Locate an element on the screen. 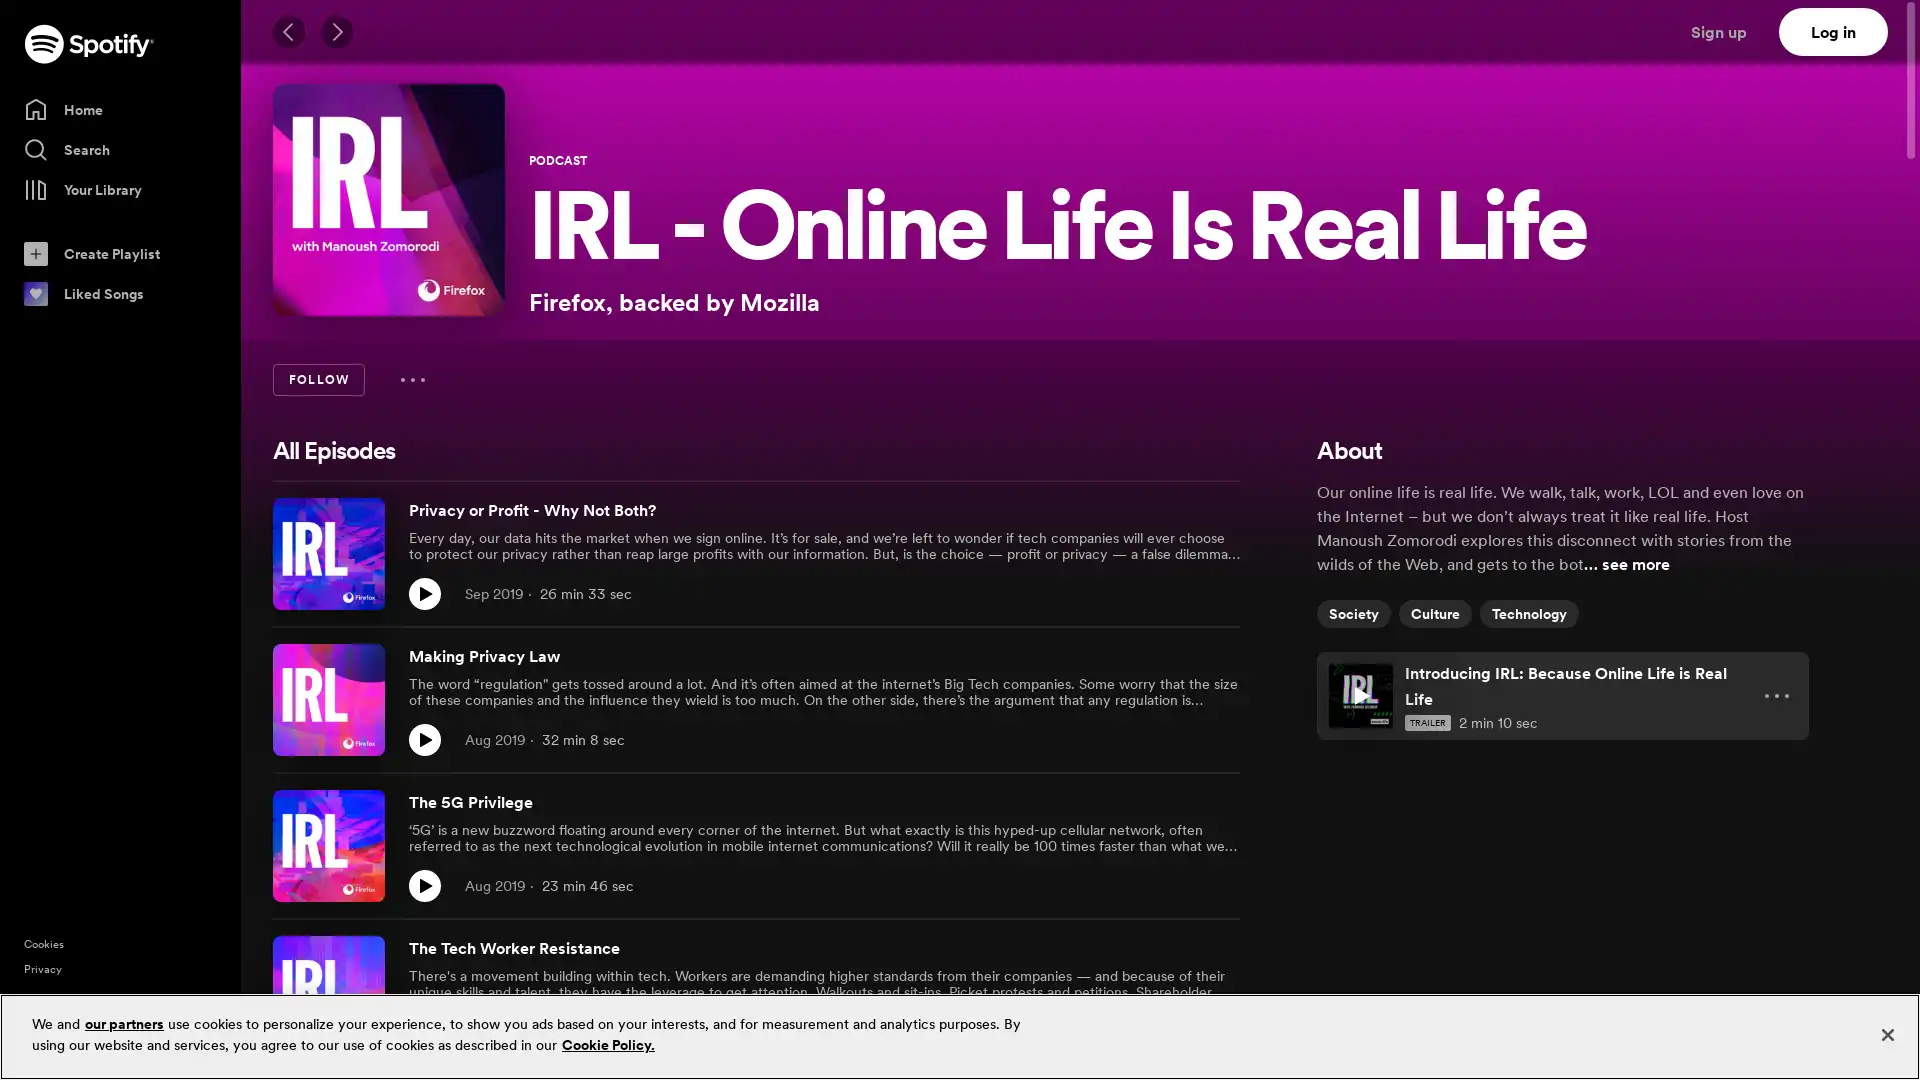 This screenshot has width=1920, height=1080. Share is located at coordinates (1180, 740).